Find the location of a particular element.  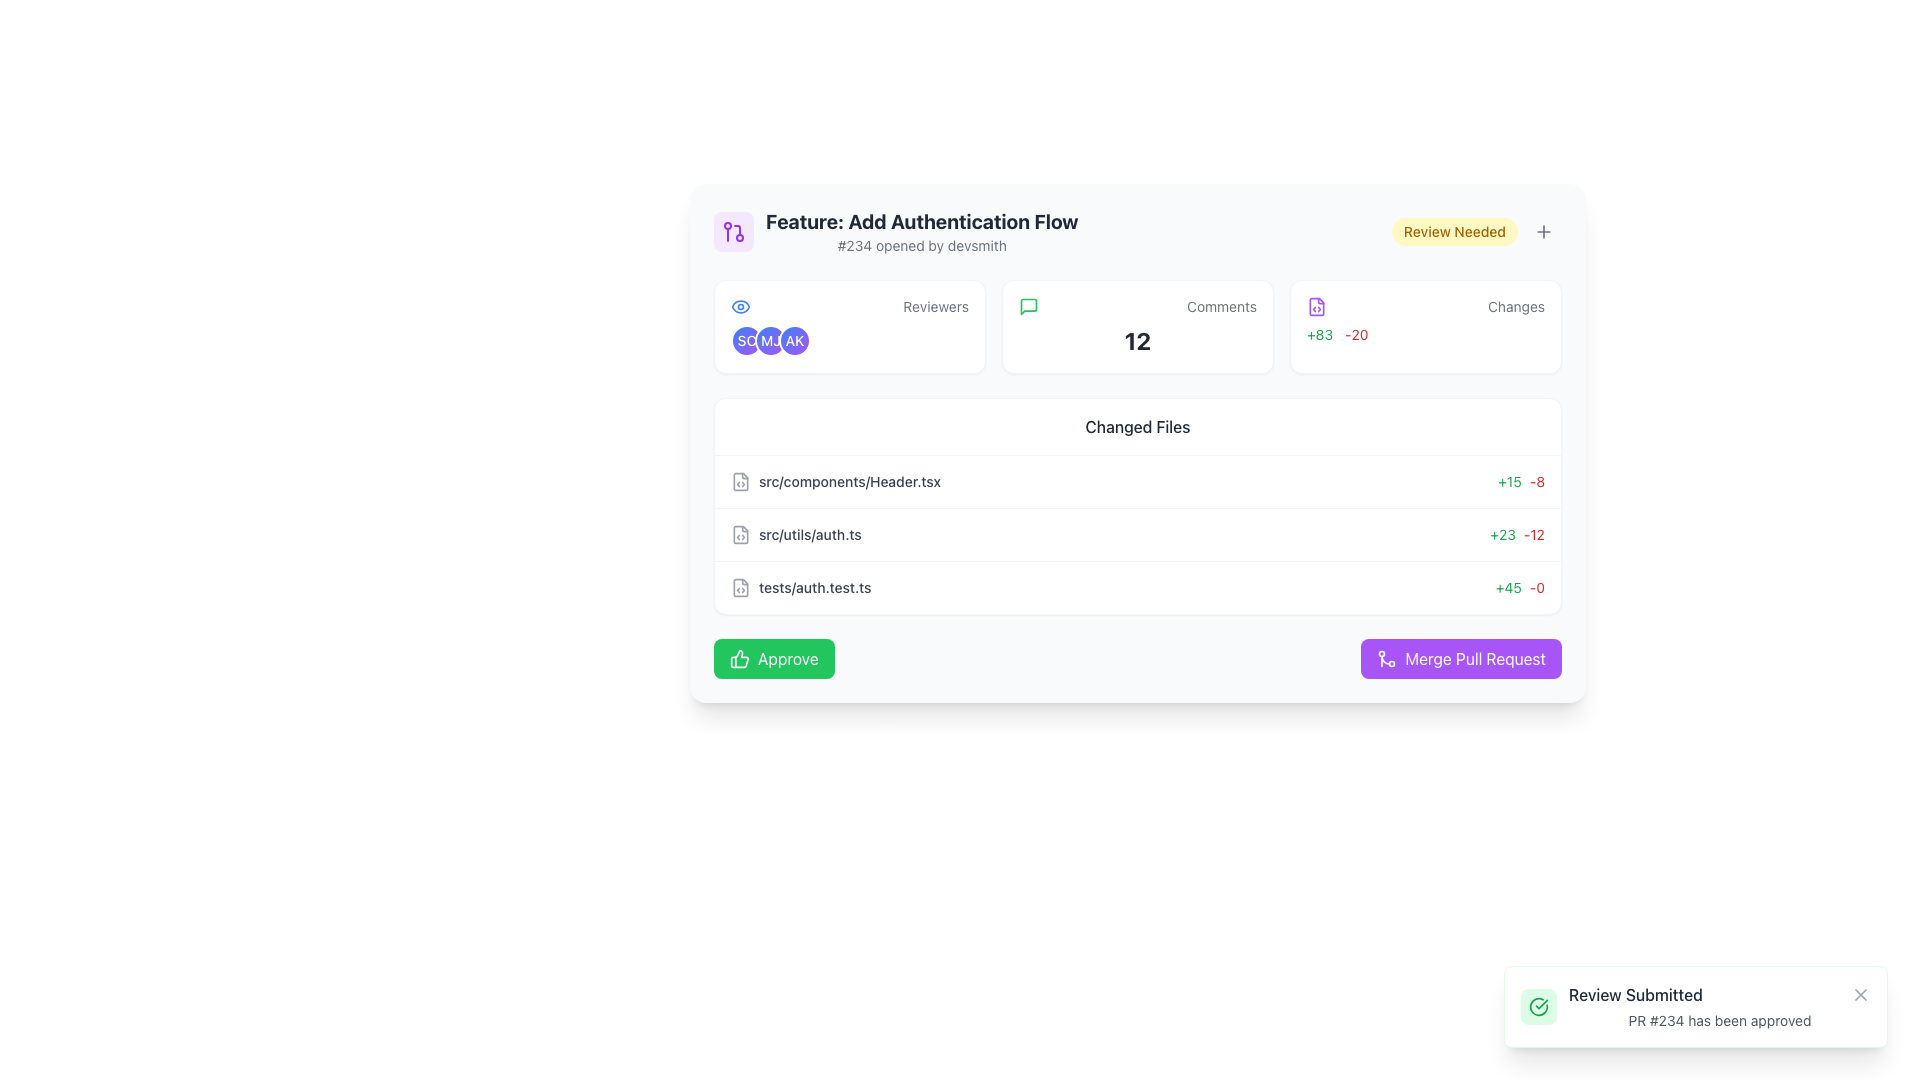

the grey vector icon shaped like a document with code-related graphics, located near the list item for 'tests/auth.test.ts' is located at coordinates (739, 586).